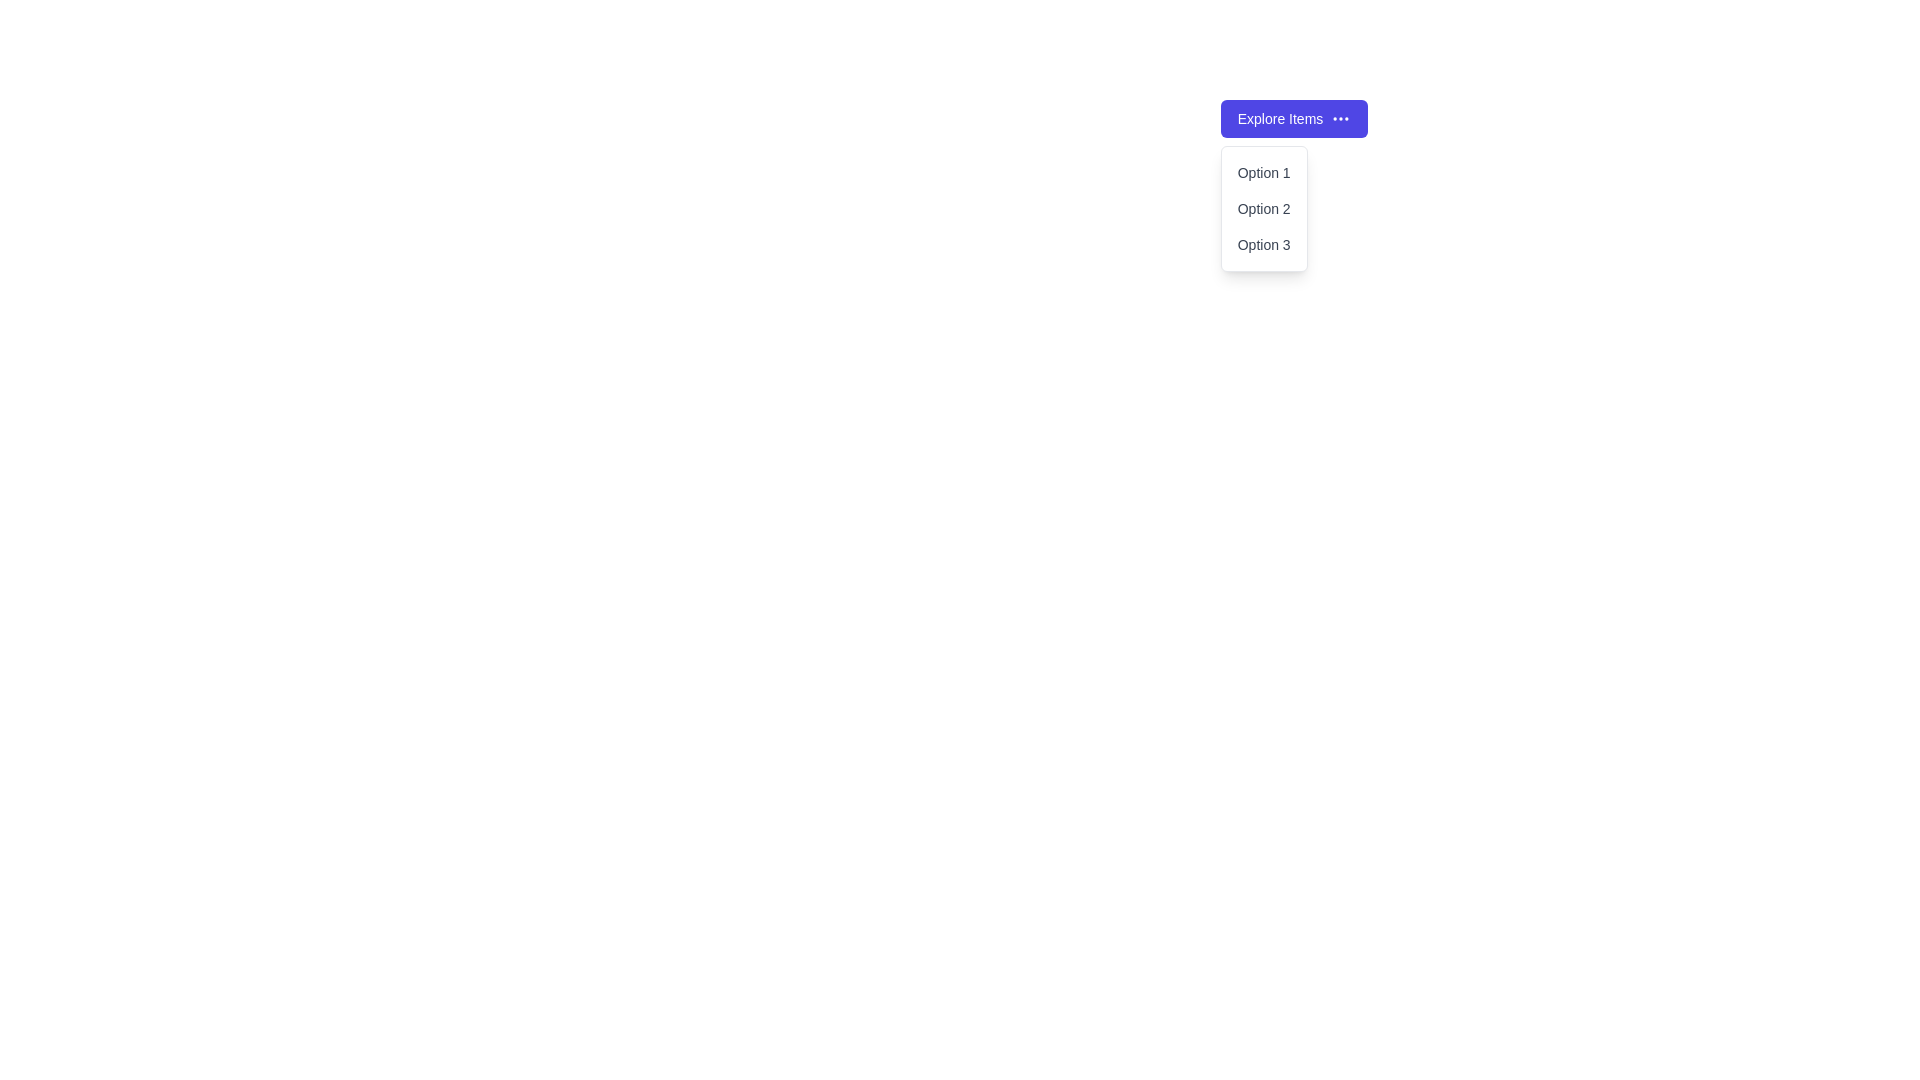 Image resolution: width=1920 pixels, height=1080 pixels. Describe the element at coordinates (1263, 244) in the screenshot. I see `the option Option 3 in the dropdown to preview its content` at that location.